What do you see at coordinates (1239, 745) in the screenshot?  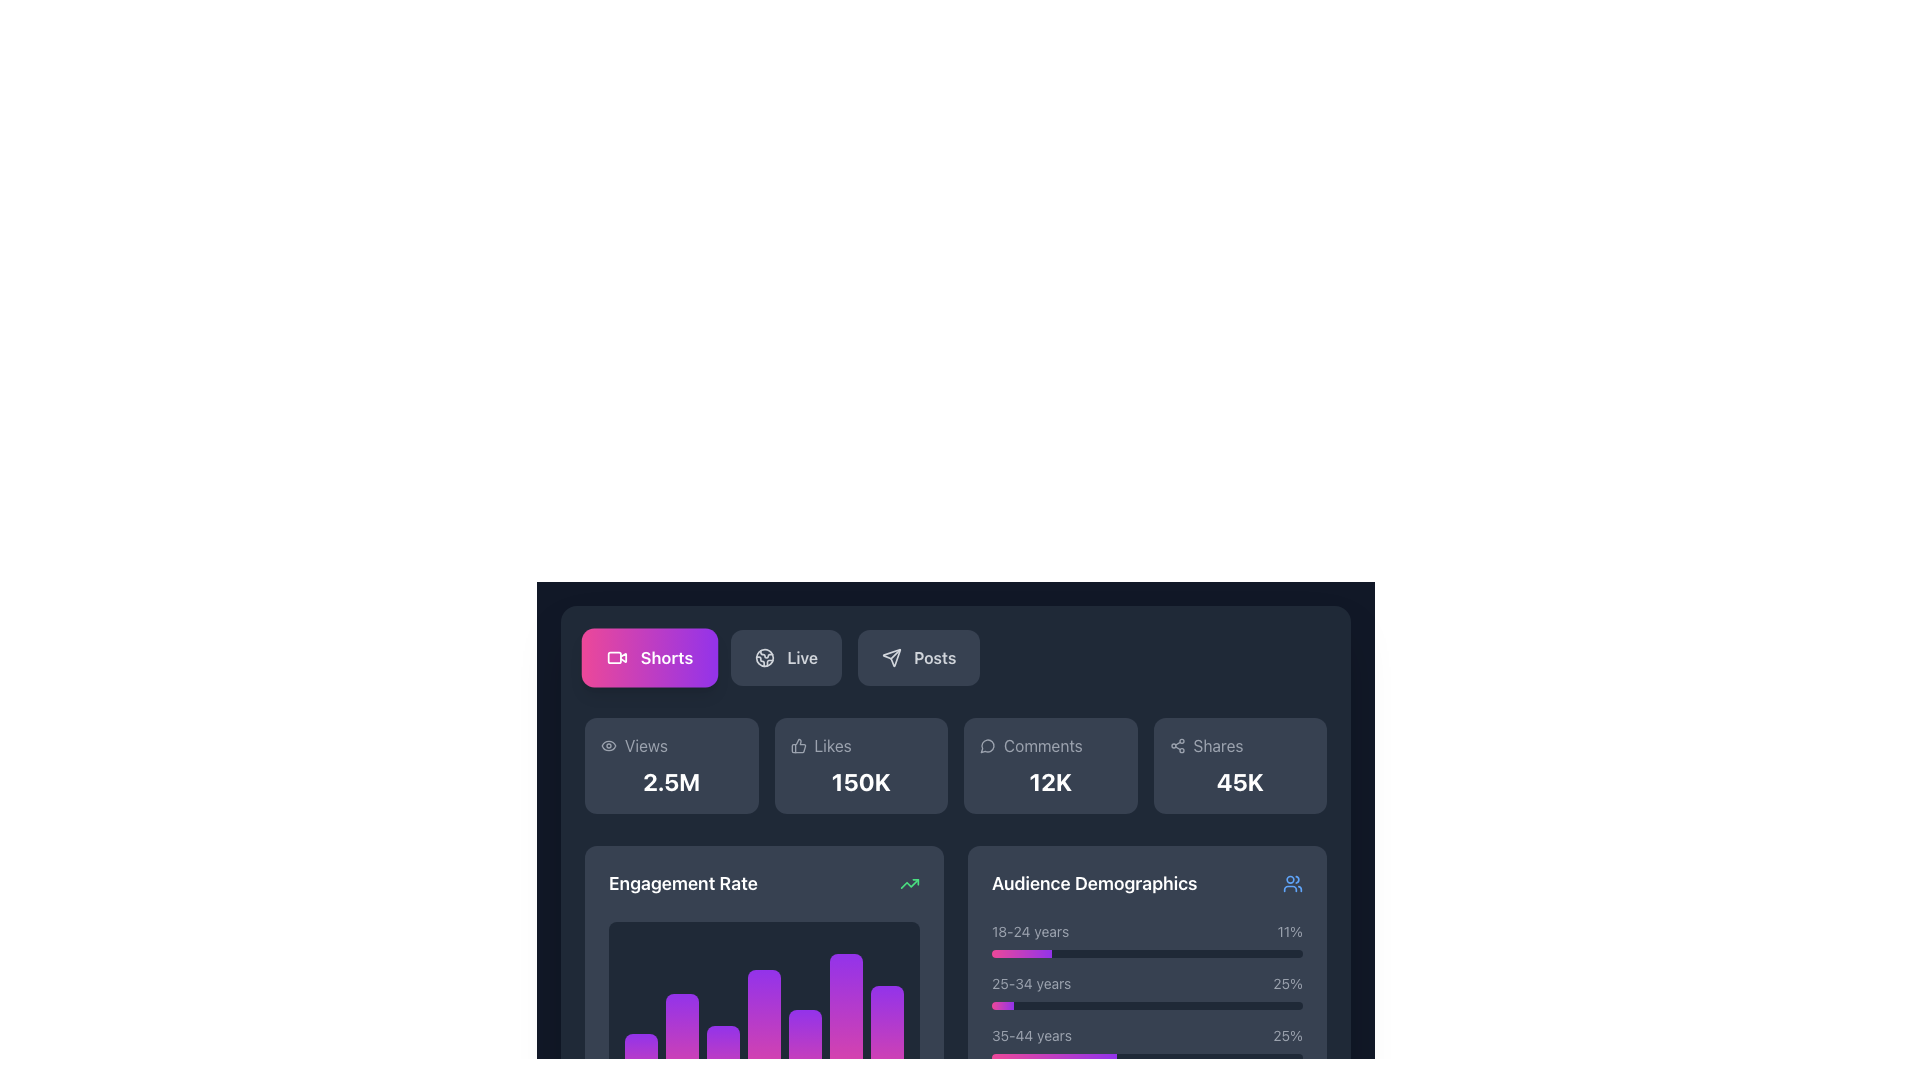 I see `the label with an icon that indicates the significance of the share count, which is horizontally aligned with the numeric text '45K'` at bounding box center [1239, 745].